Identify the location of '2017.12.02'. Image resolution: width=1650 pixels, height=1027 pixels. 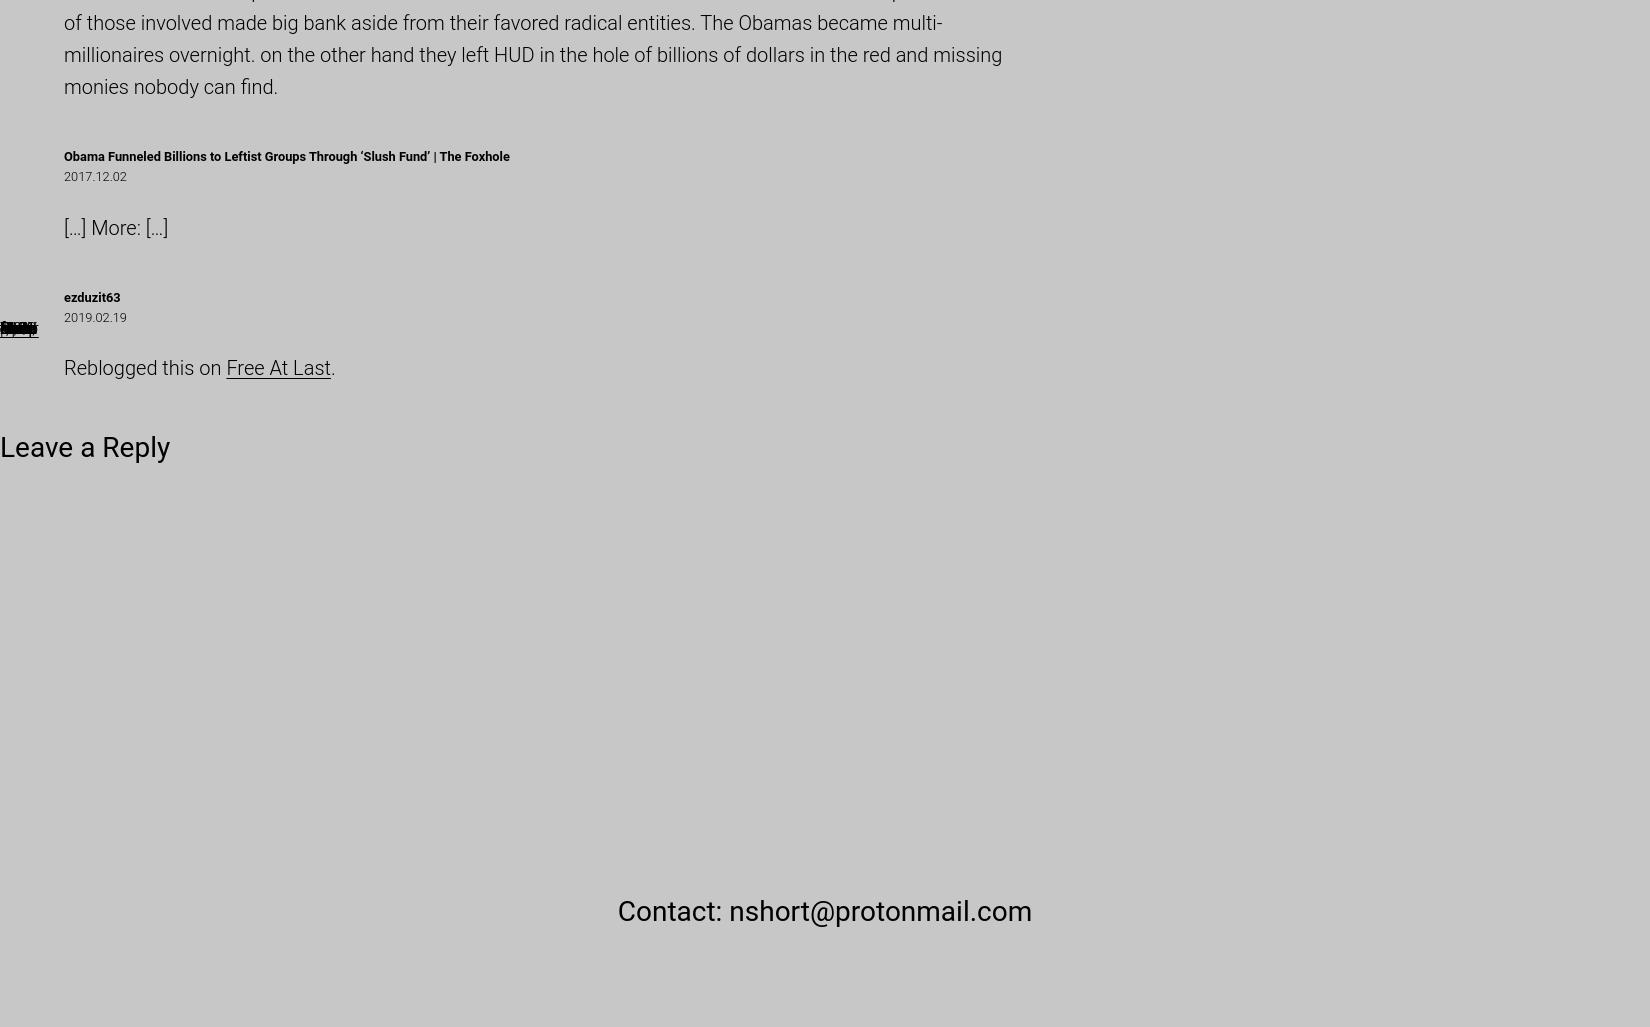
(95, 175).